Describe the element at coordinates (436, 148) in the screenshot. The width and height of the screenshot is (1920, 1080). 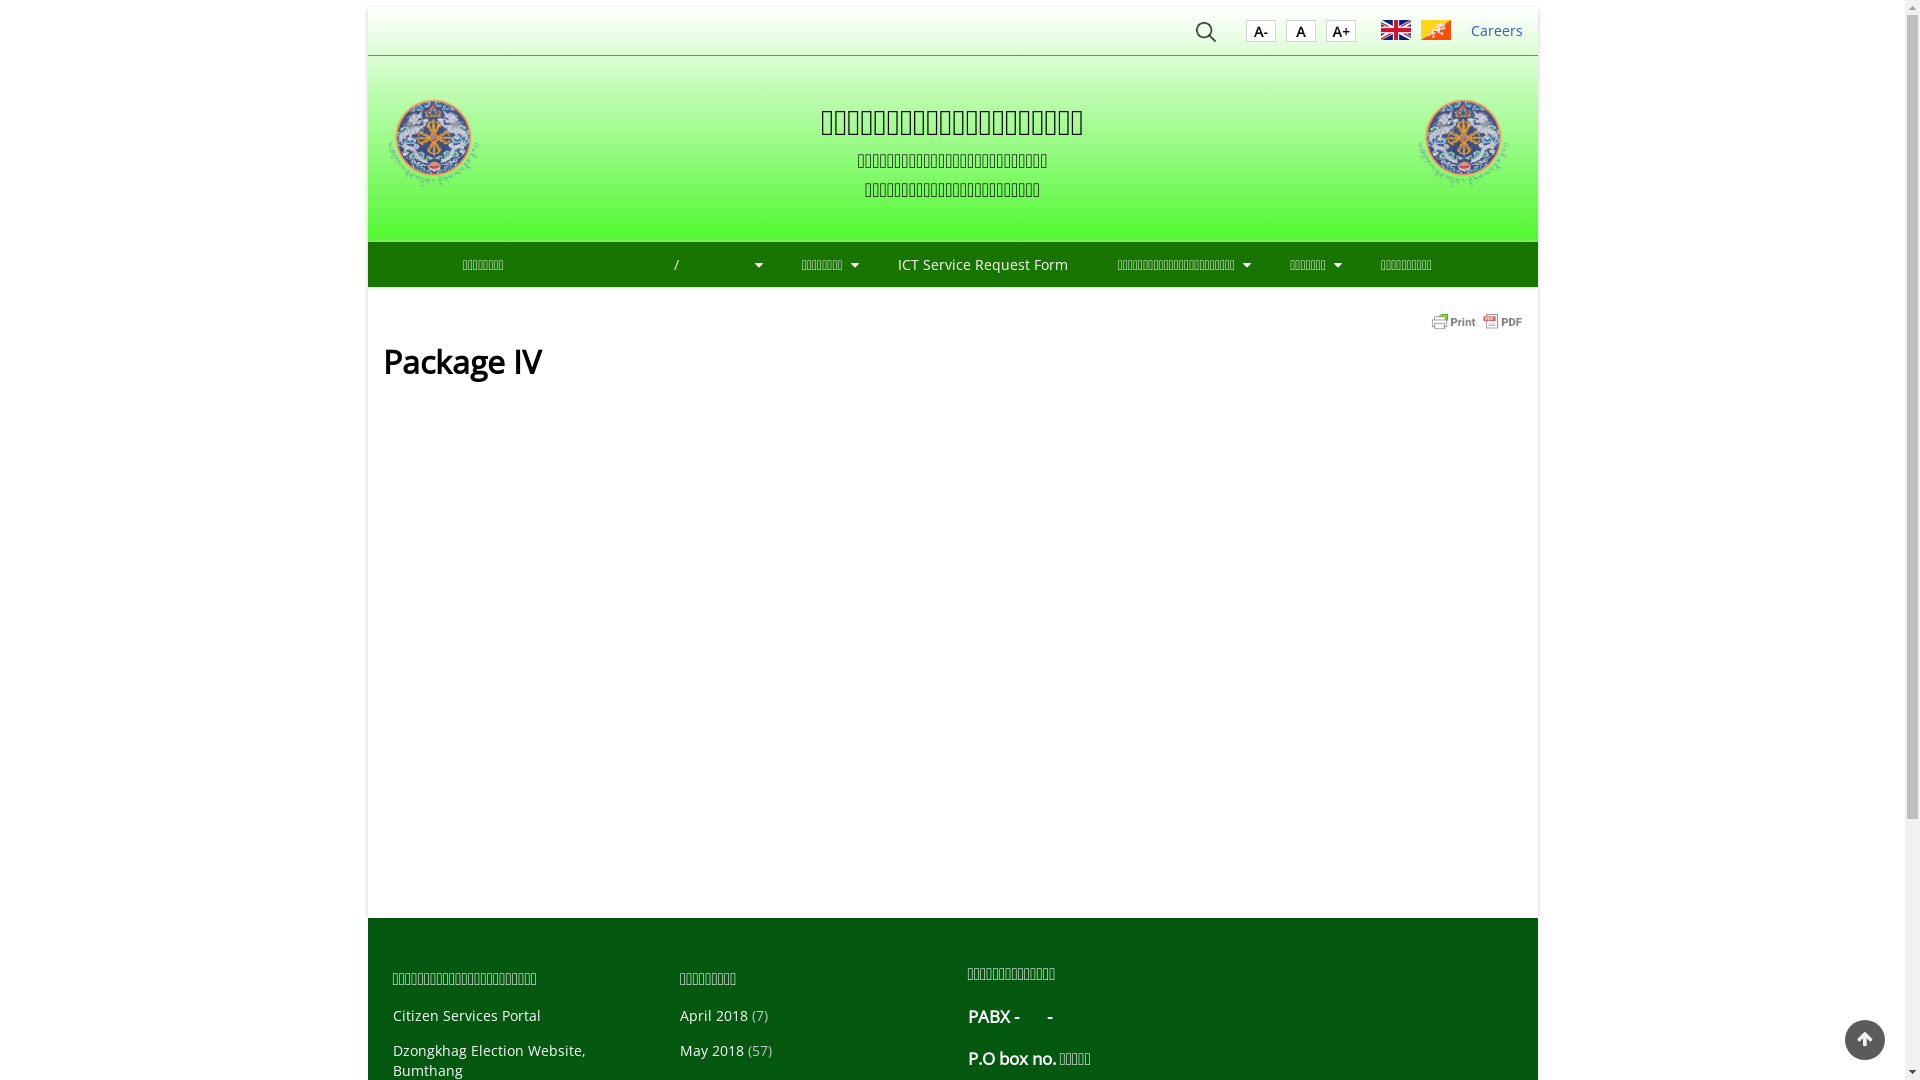
I see `'Home'` at that location.